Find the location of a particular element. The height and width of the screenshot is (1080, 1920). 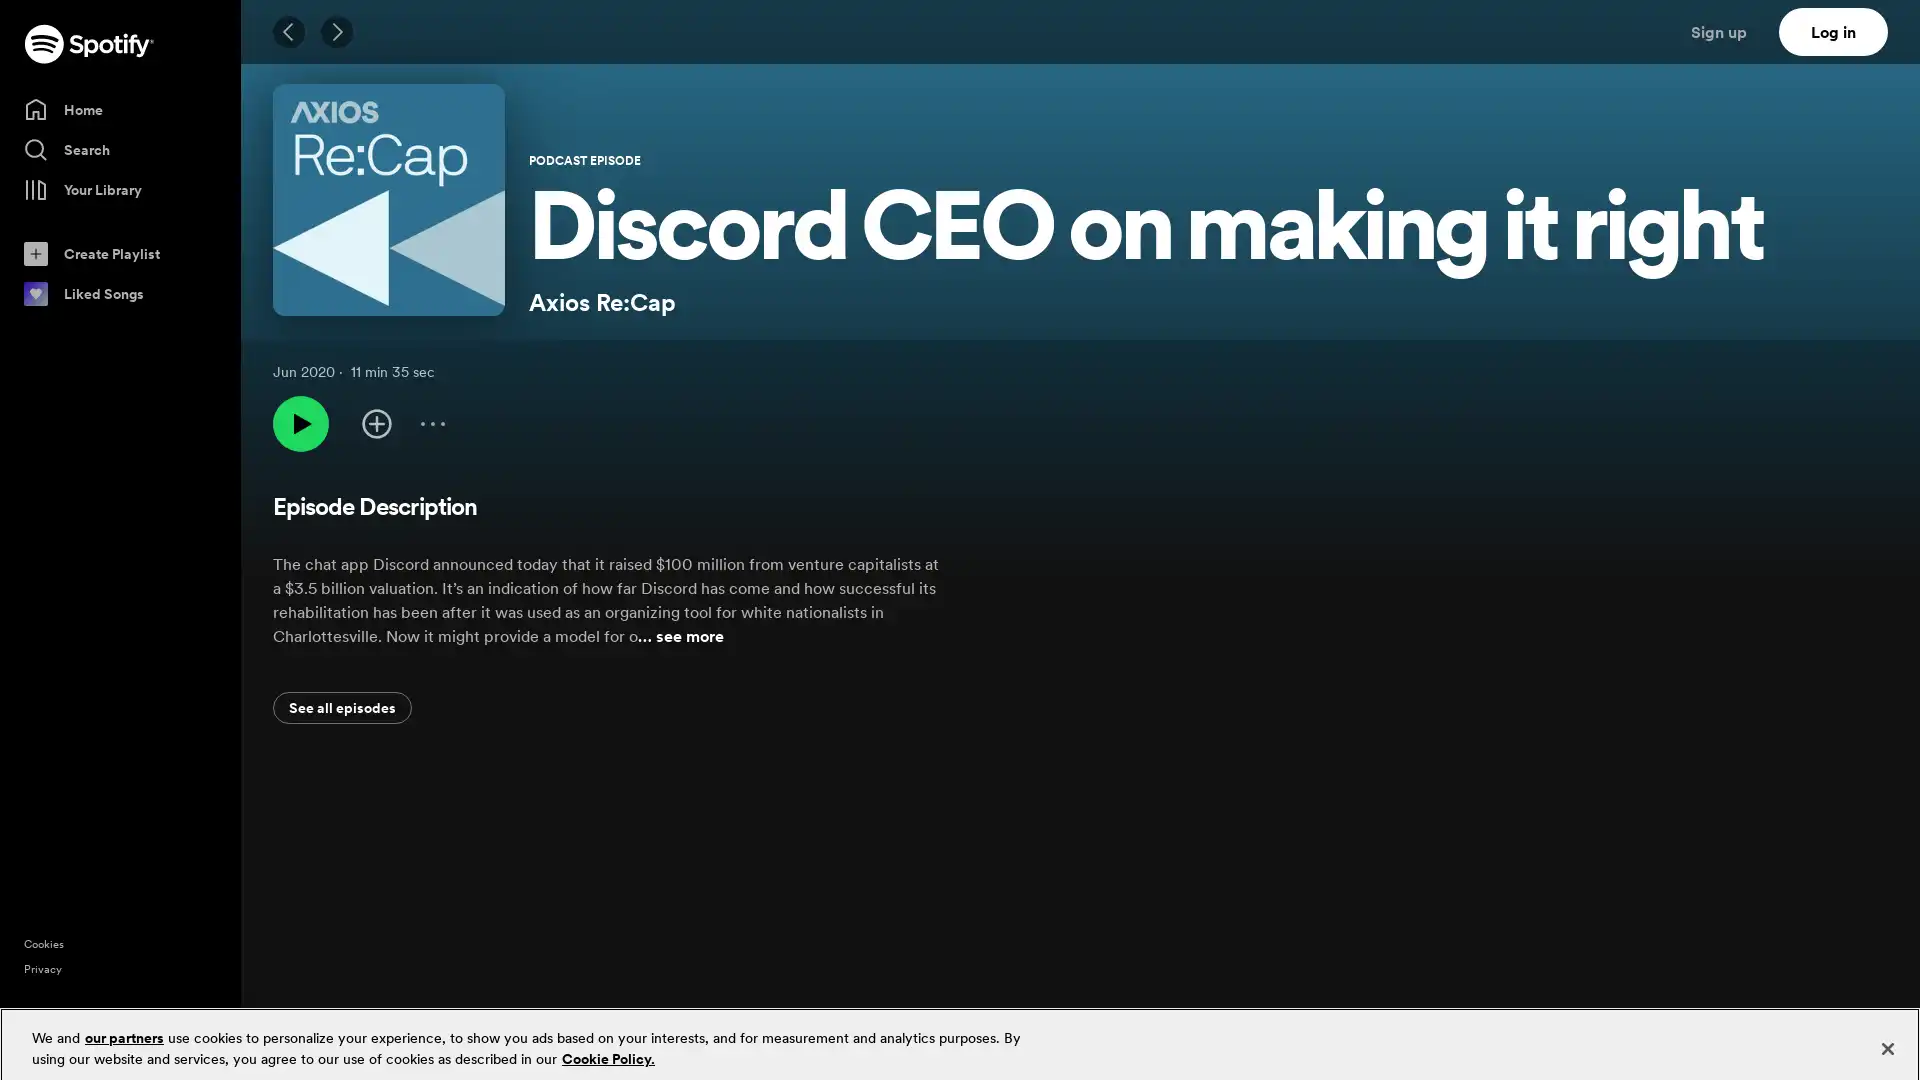

Close is located at coordinates (1886, 1034).